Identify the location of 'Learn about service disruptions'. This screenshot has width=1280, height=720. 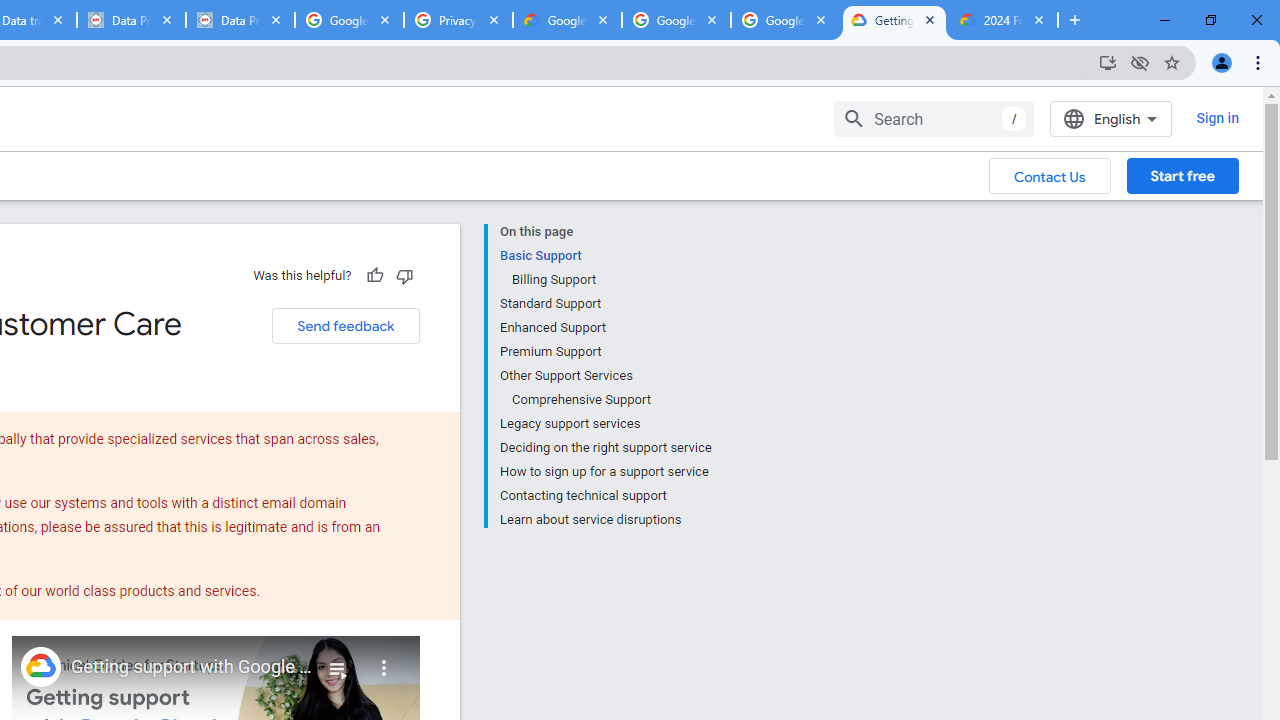
(604, 517).